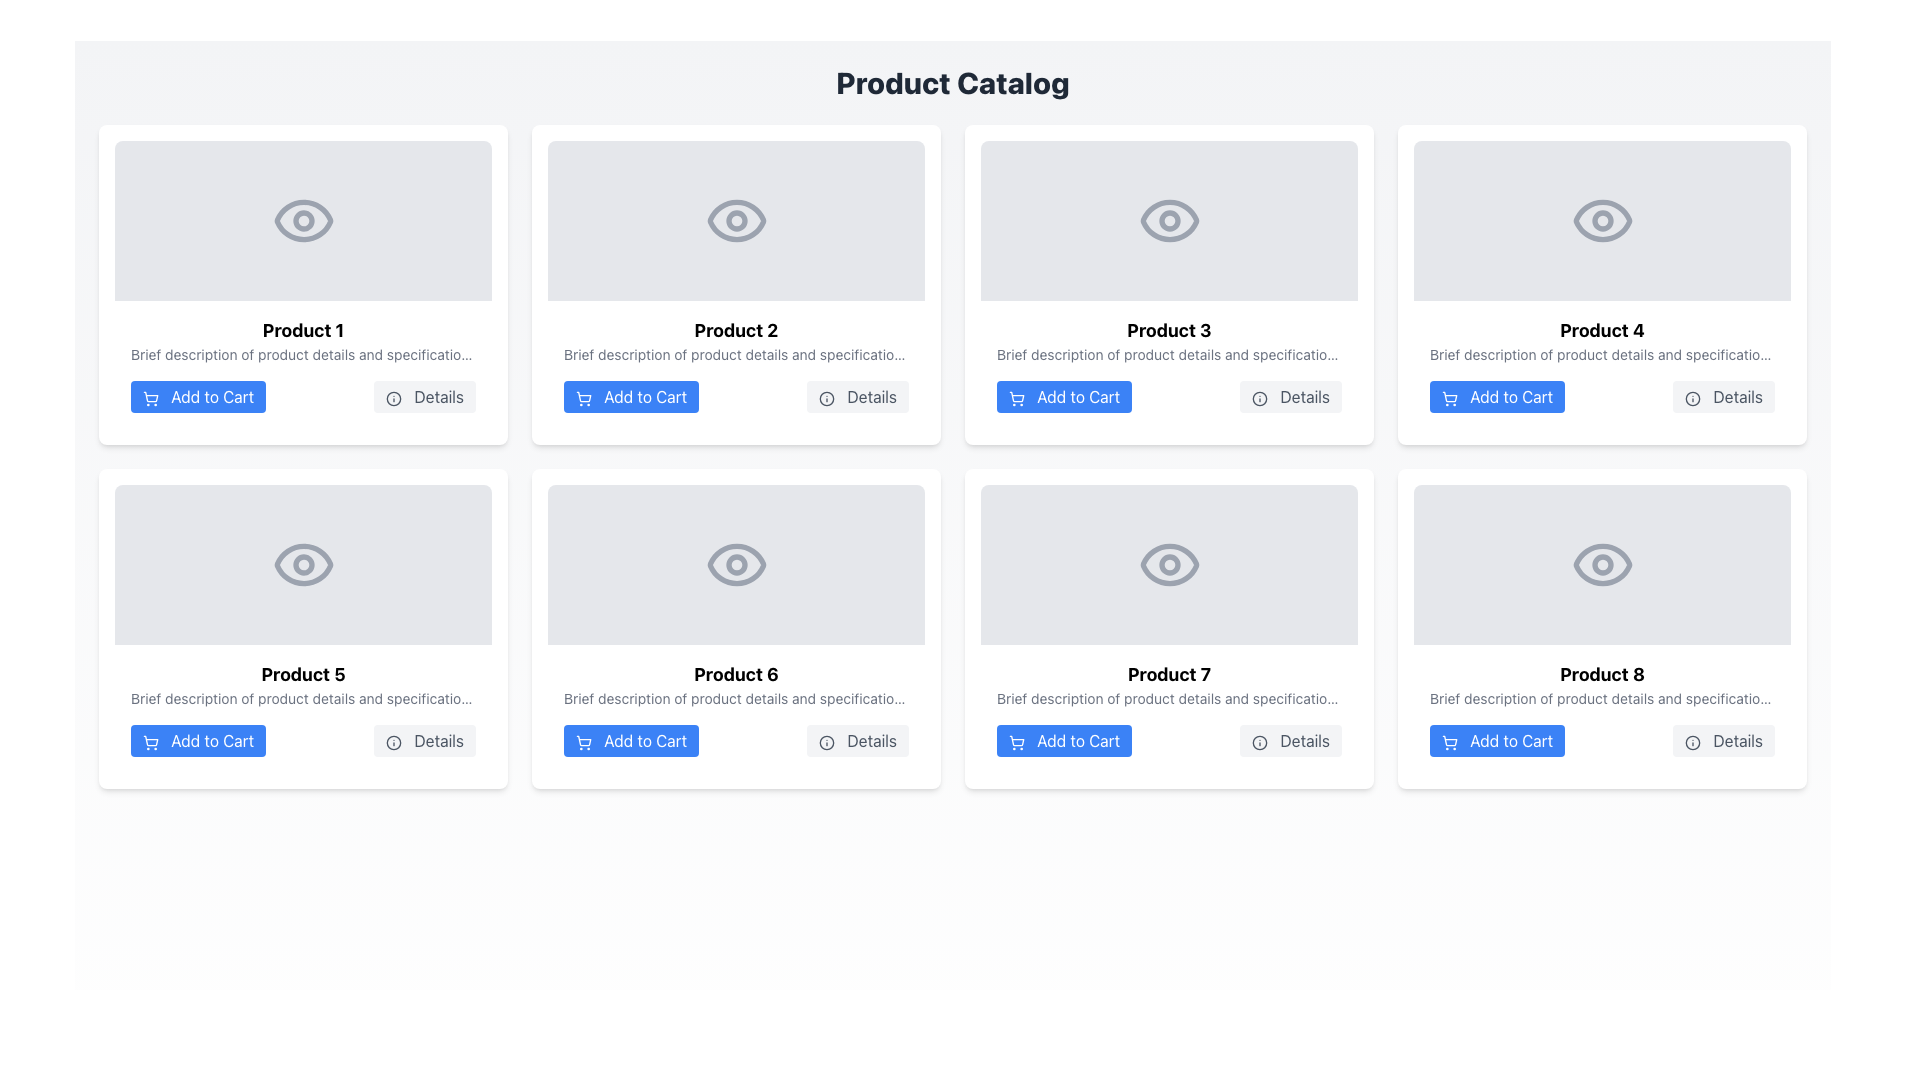 The image size is (1920, 1080). Describe the element at coordinates (302, 740) in the screenshot. I see `the 'Details' button located on the right side of the interactive area at the bottom of the 'Product 5' card` at that location.